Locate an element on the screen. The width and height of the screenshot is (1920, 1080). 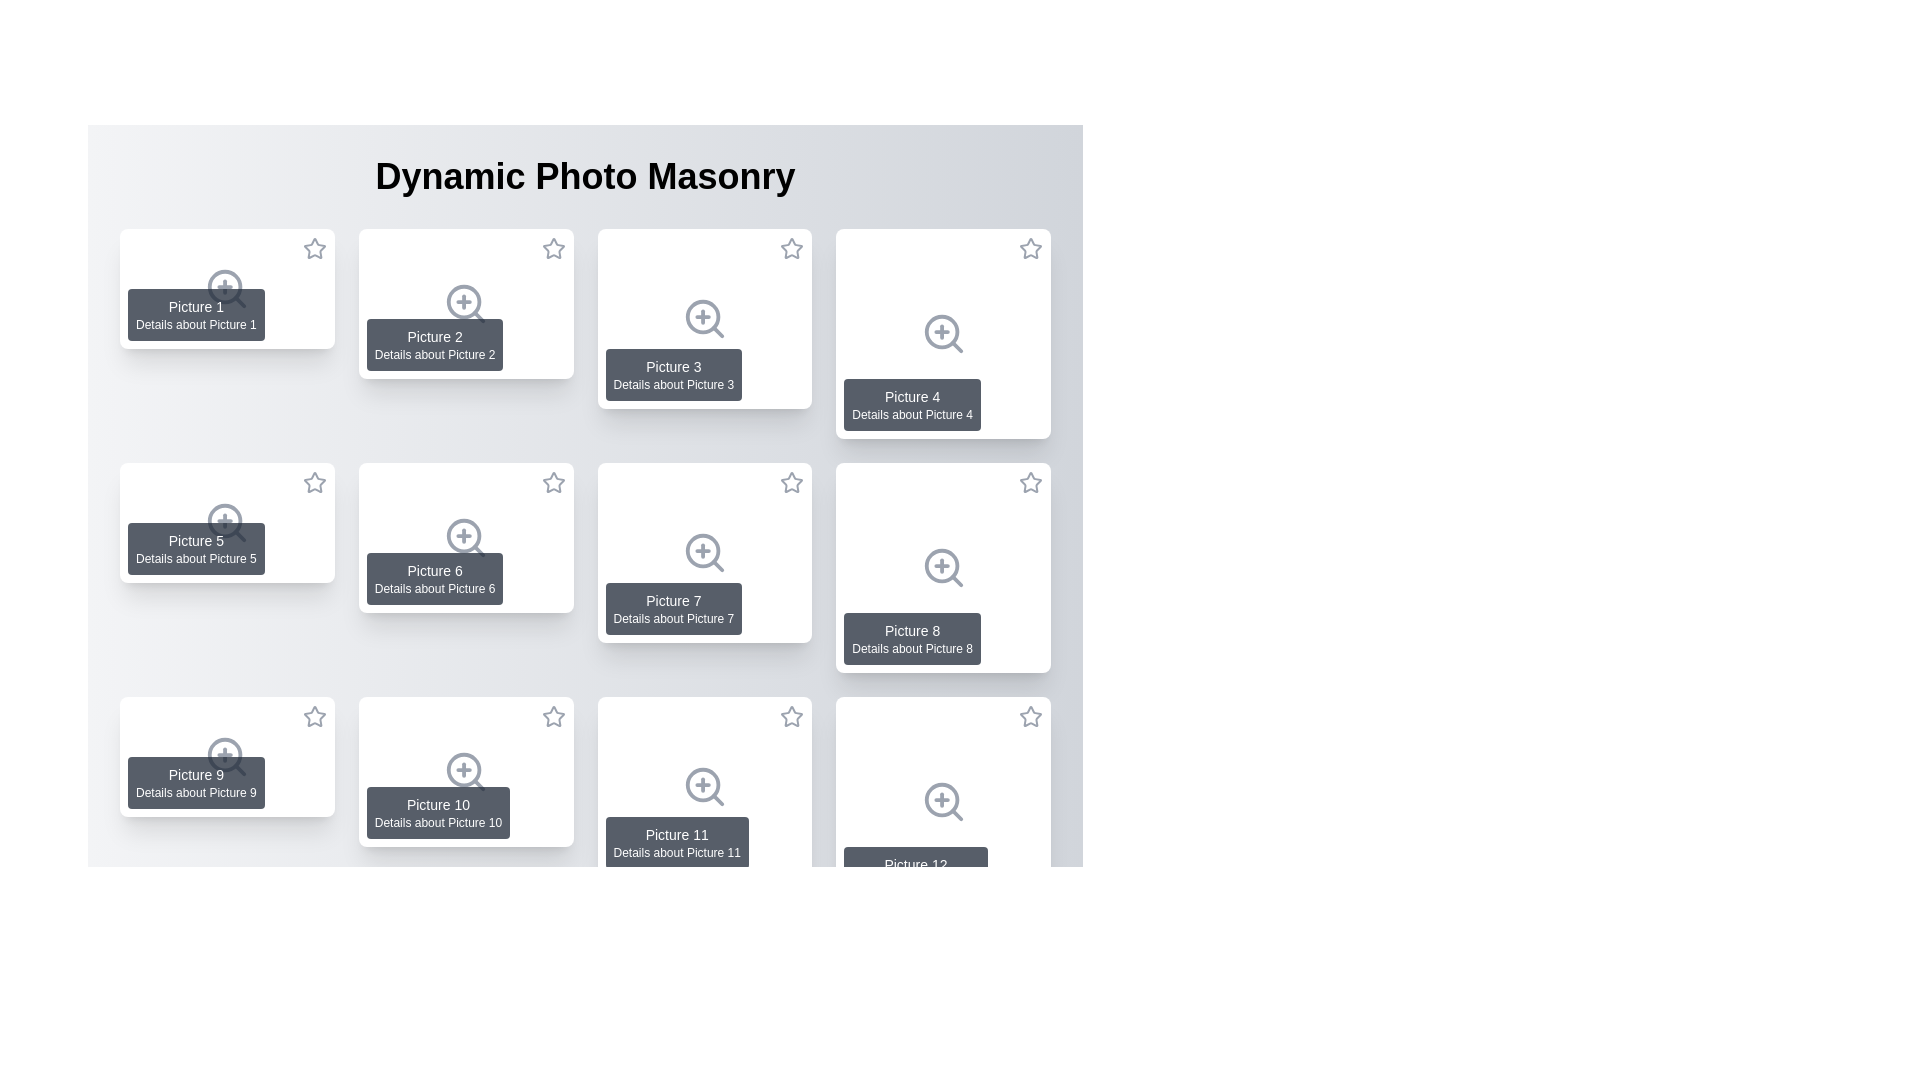
the small, gray-colored text displaying 'Details about Picture 9' located in the bottom-left area of the card labeled 'Picture 9' is located at coordinates (196, 792).